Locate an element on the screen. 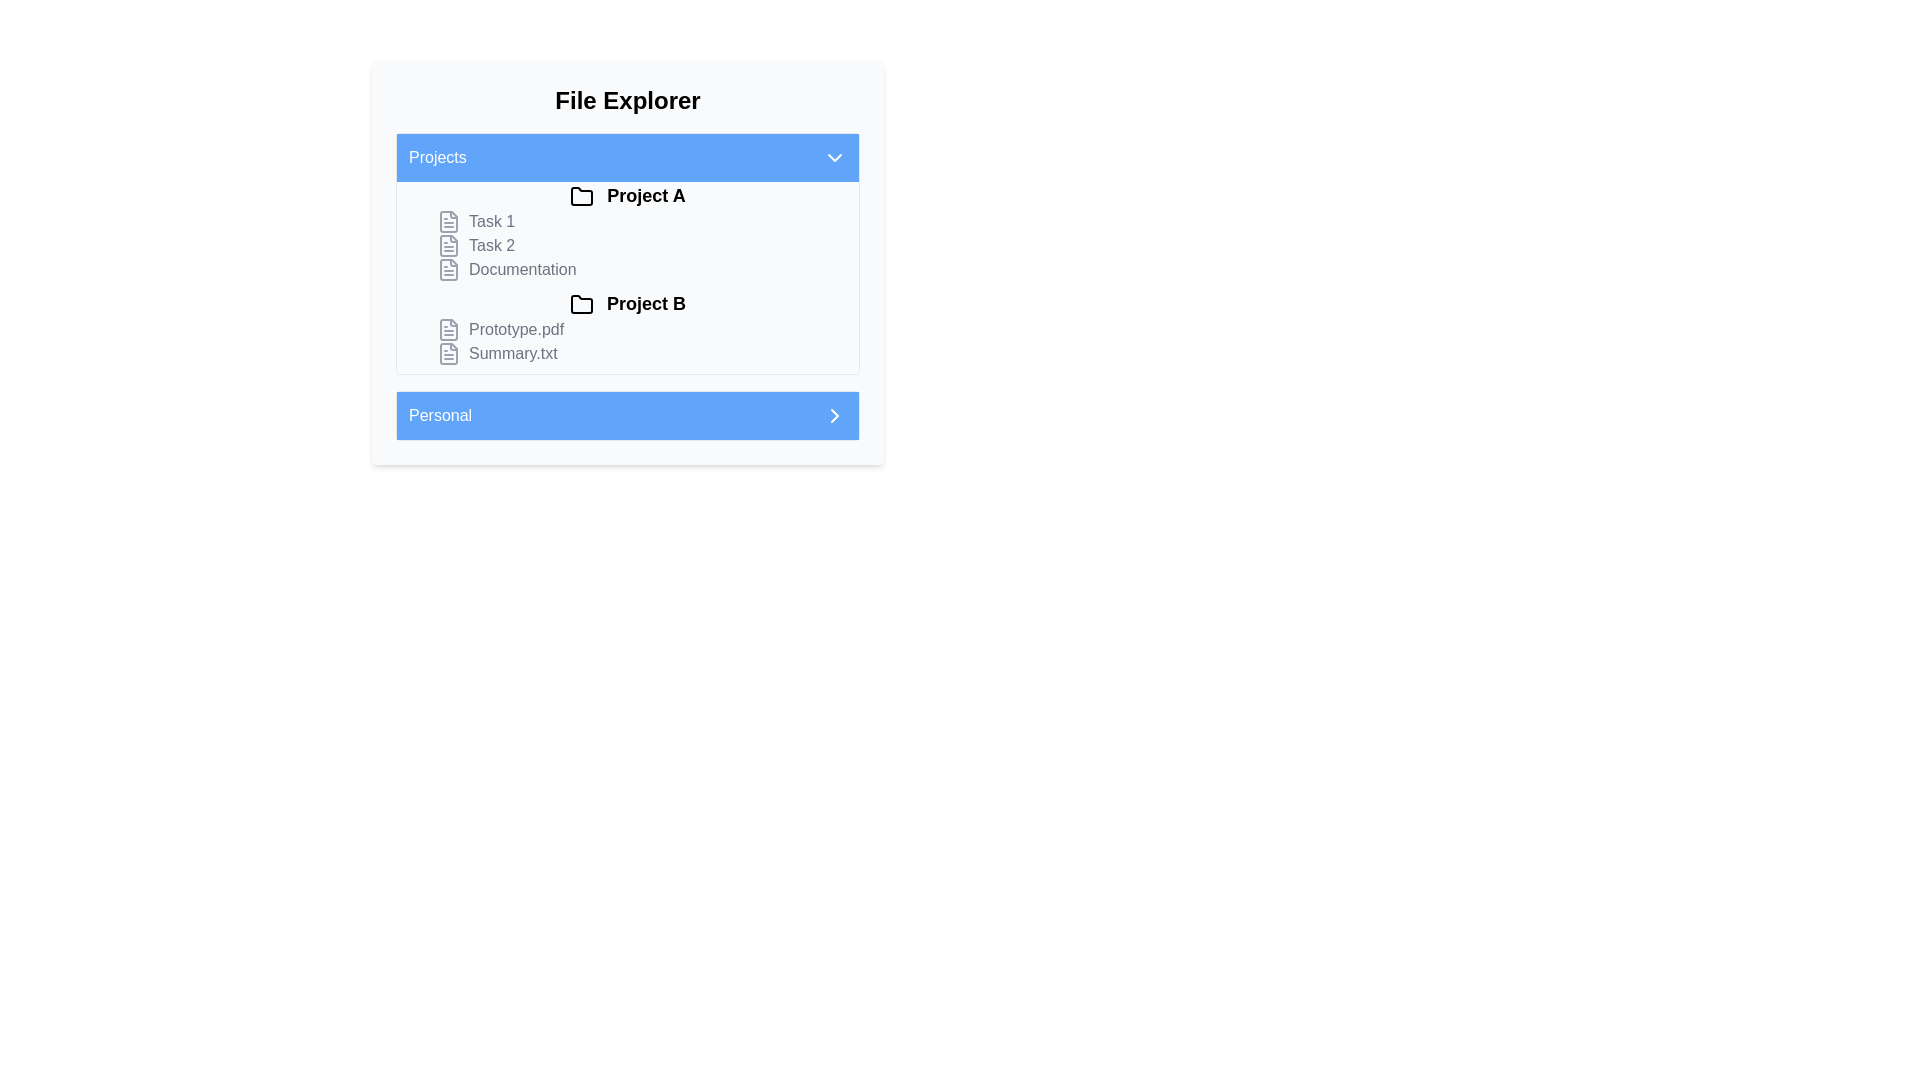 The image size is (1920, 1080). the folder icon representing 'Project A' in the 'Projects' section of the 'File Explorer' interface is located at coordinates (581, 197).